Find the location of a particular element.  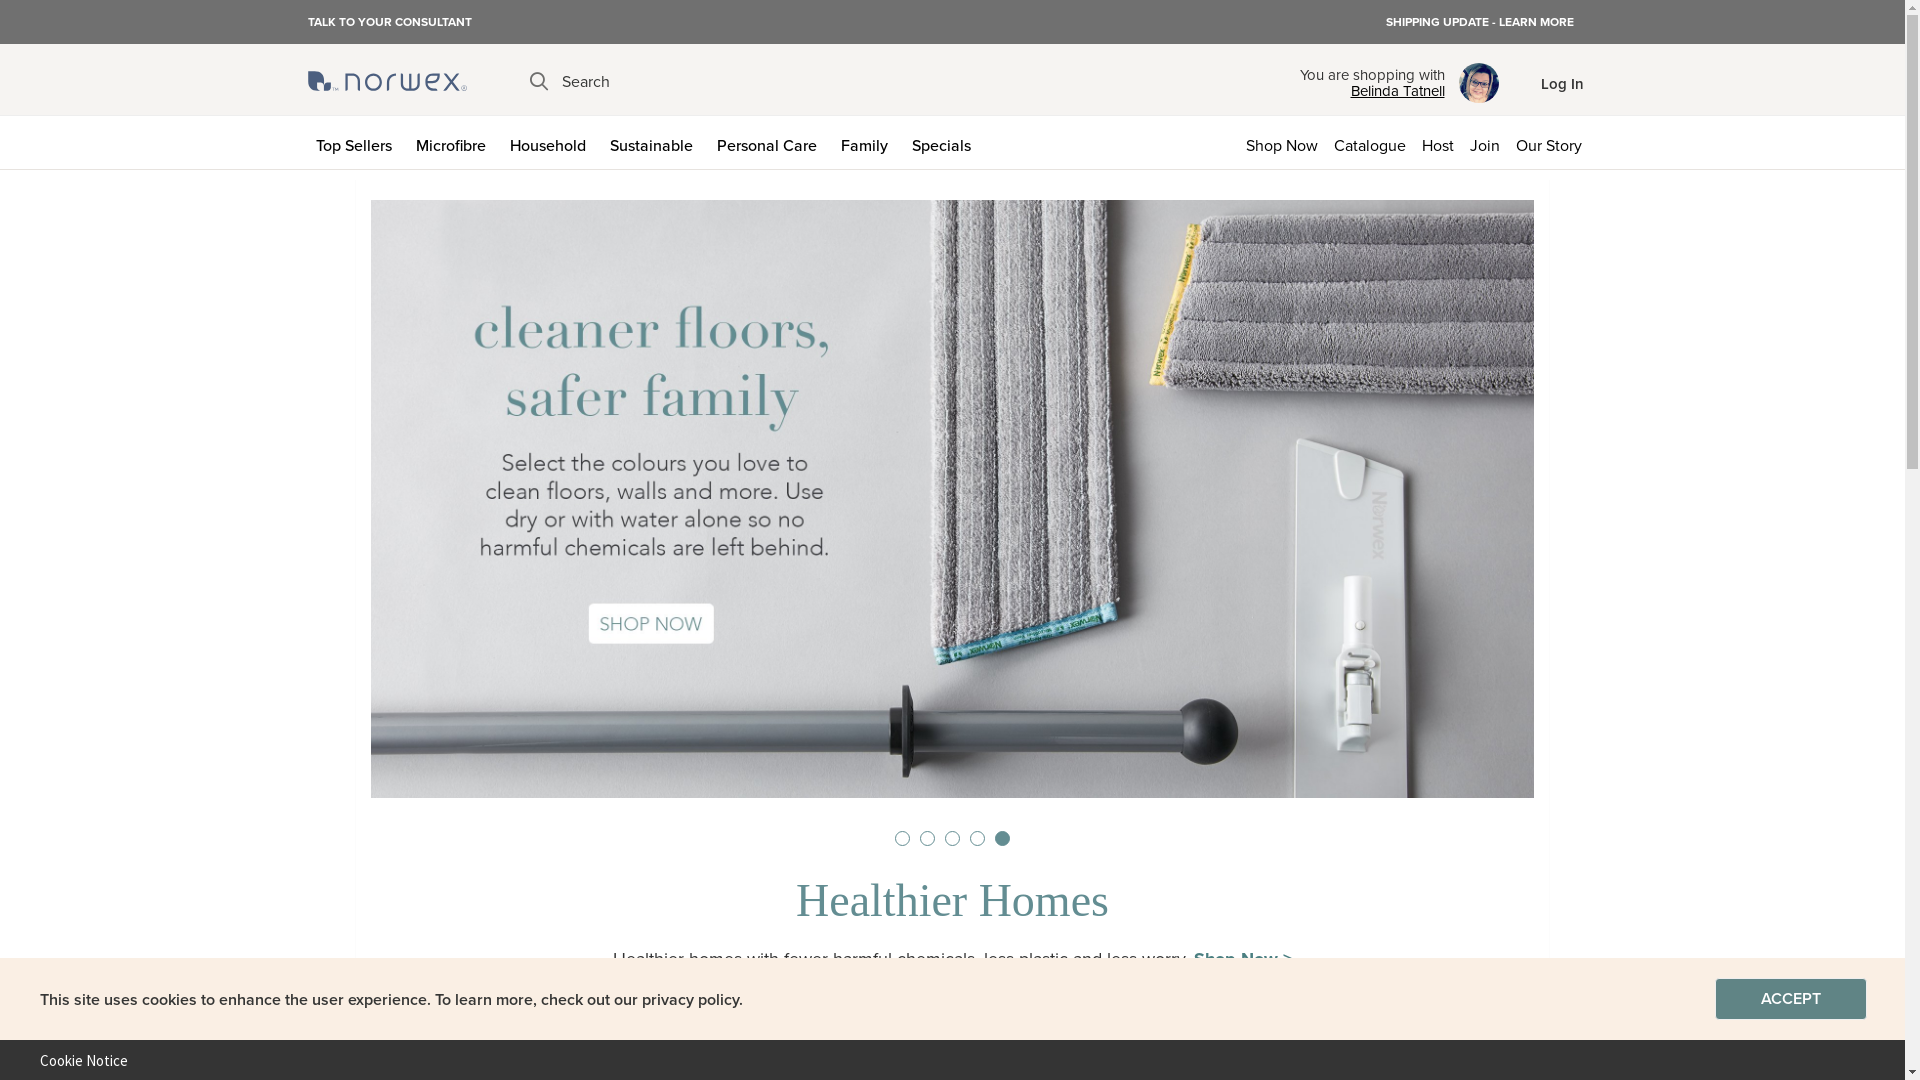

'SHIPPING UPDATE - LEARN MORE' is located at coordinates (1479, 22).